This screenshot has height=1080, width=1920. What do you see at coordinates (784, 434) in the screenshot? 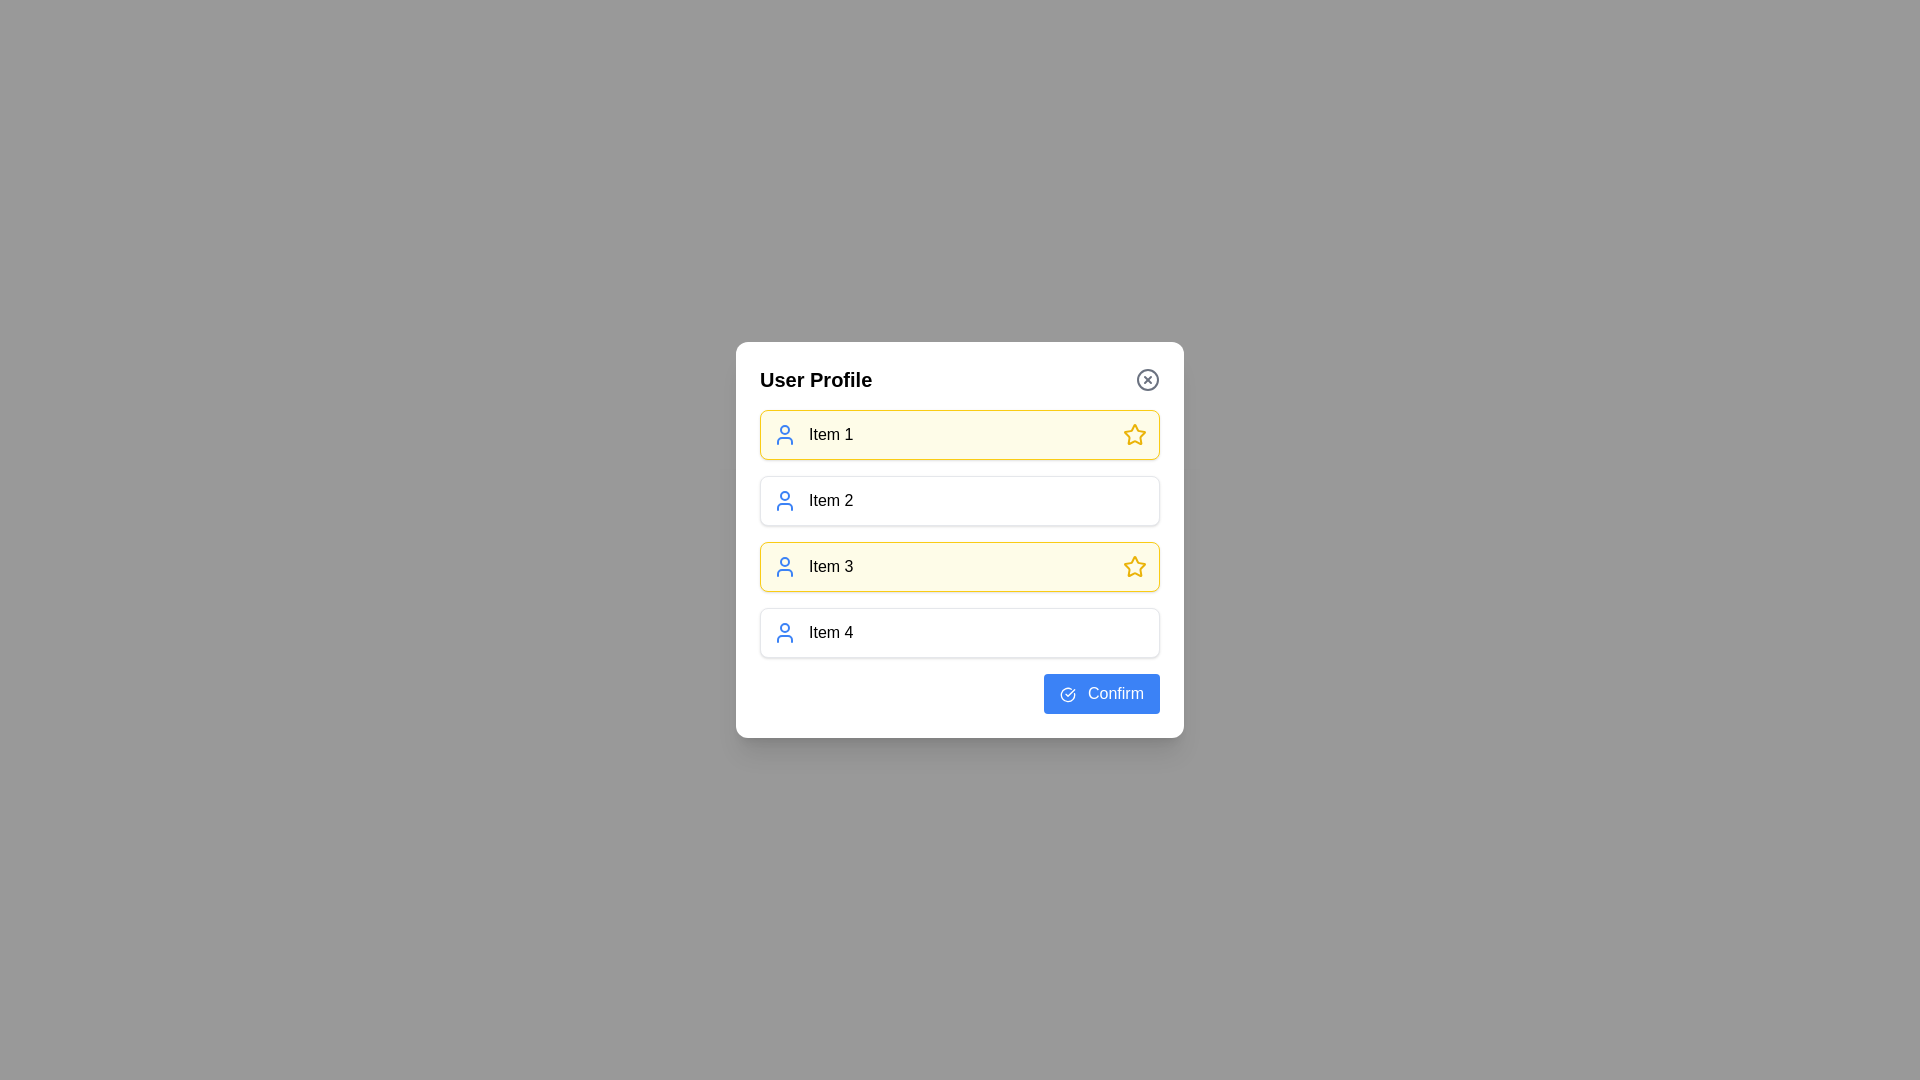
I see `the user-related icon representing 'Item 1', which is positioned to the left of the text content and aligns with other user icons in the list` at bounding box center [784, 434].